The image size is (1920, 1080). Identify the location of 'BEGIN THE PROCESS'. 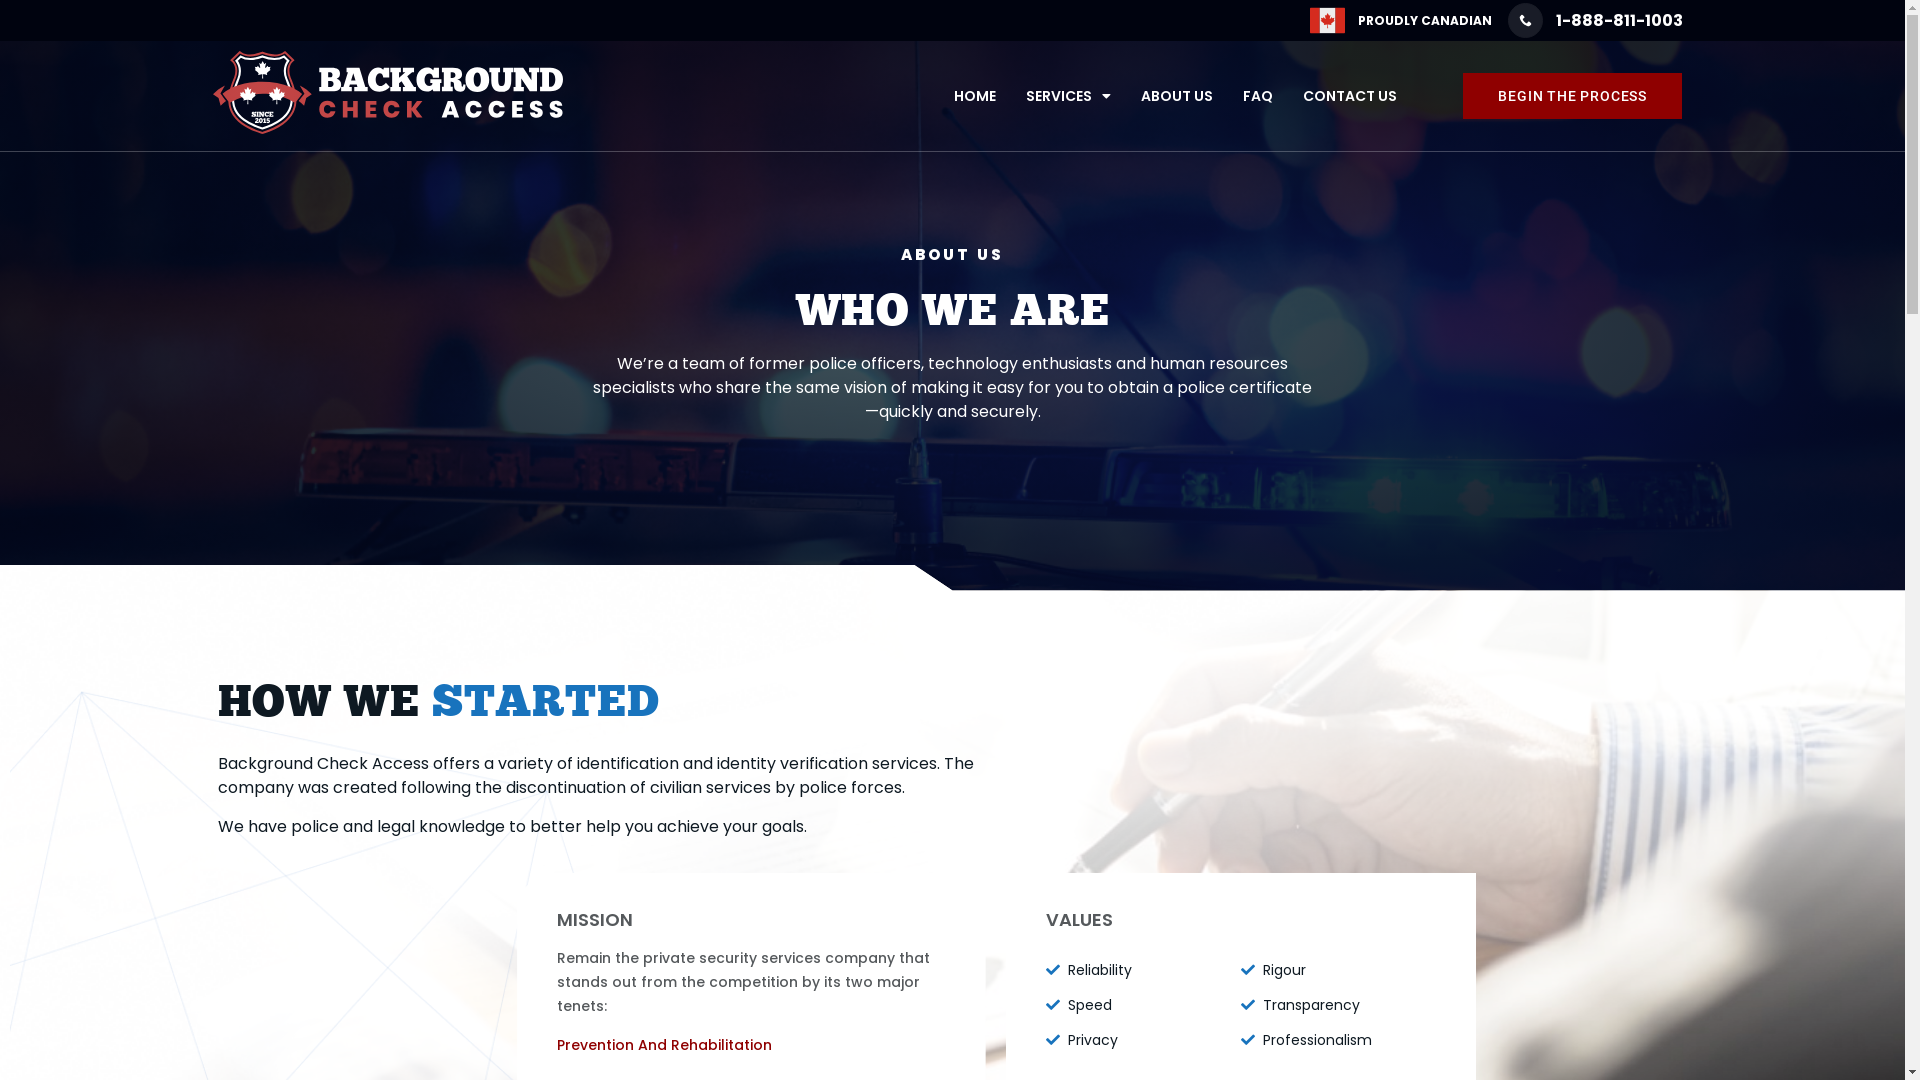
(1571, 96).